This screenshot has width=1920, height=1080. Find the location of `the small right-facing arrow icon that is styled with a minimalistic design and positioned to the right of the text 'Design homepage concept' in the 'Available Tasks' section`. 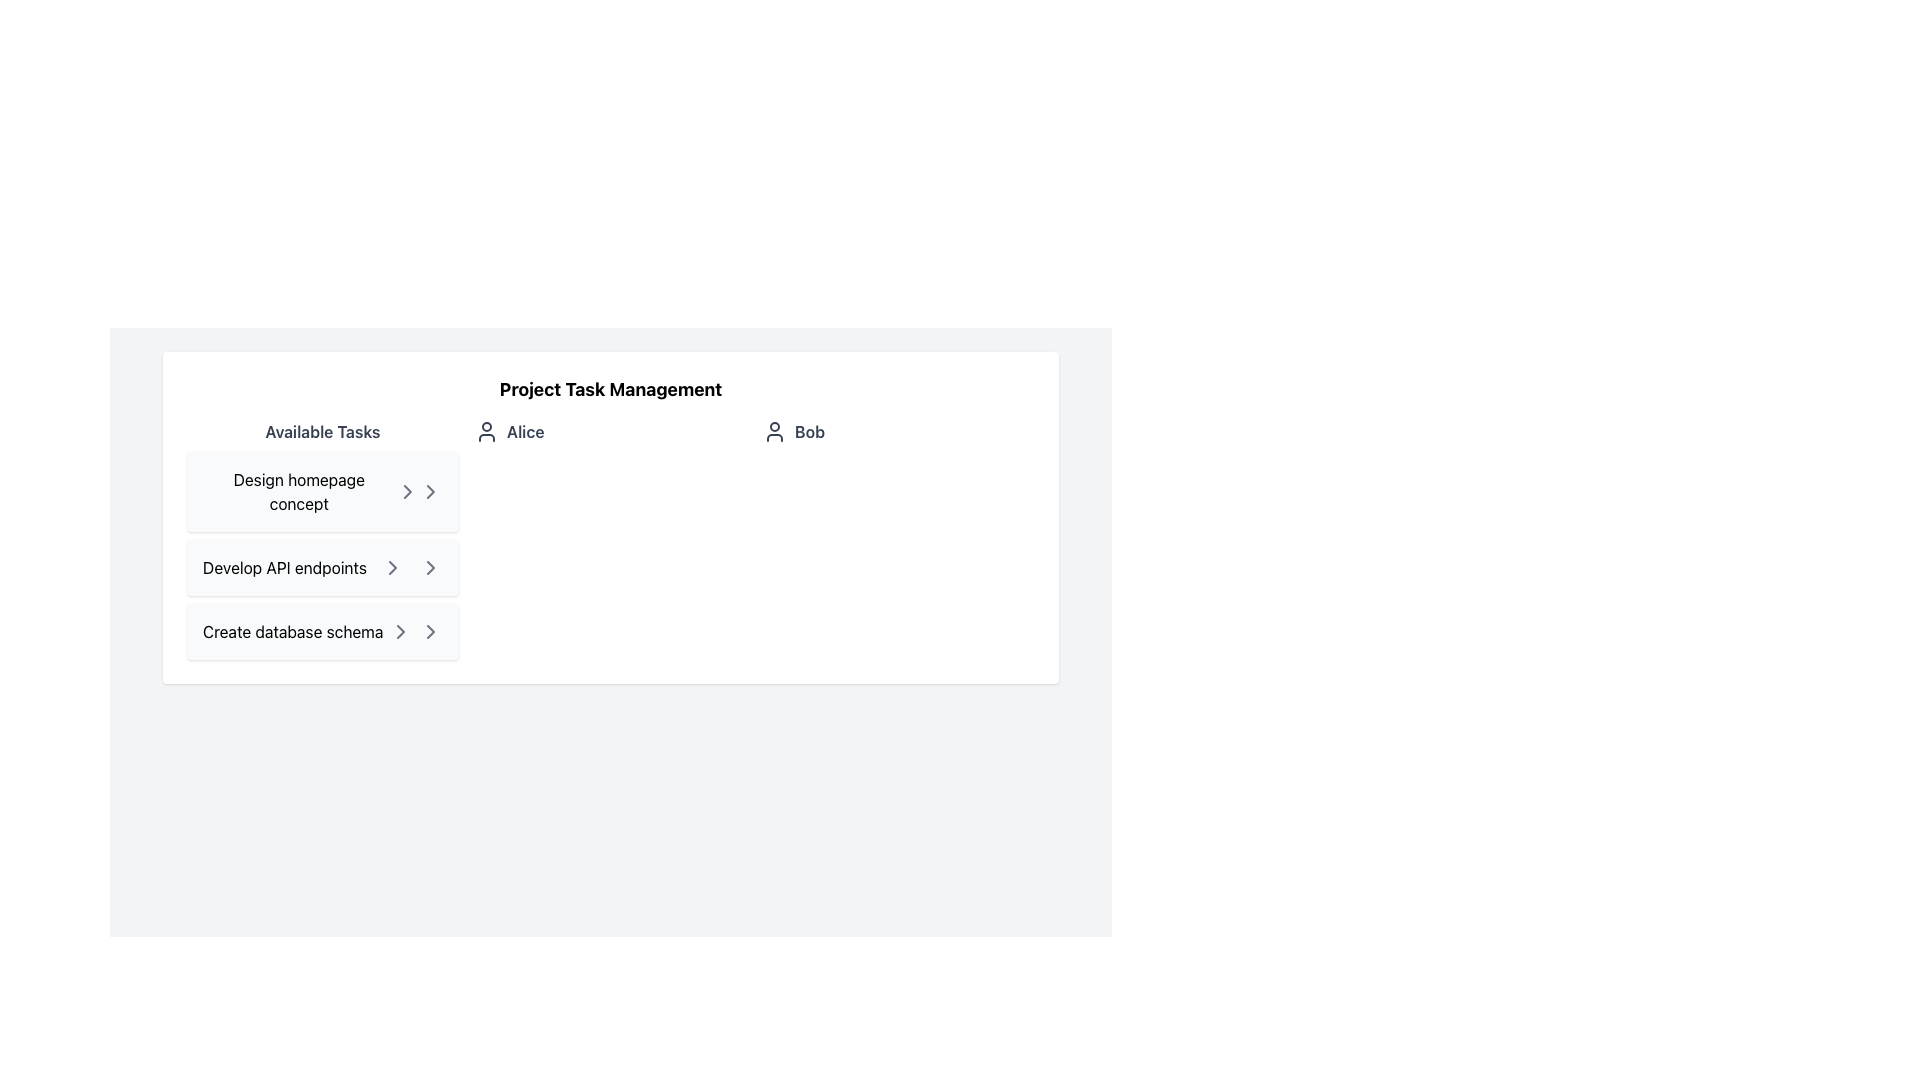

the small right-facing arrow icon that is styled with a minimalistic design and positioned to the right of the text 'Design homepage concept' in the 'Available Tasks' section is located at coordinates (406, 492).